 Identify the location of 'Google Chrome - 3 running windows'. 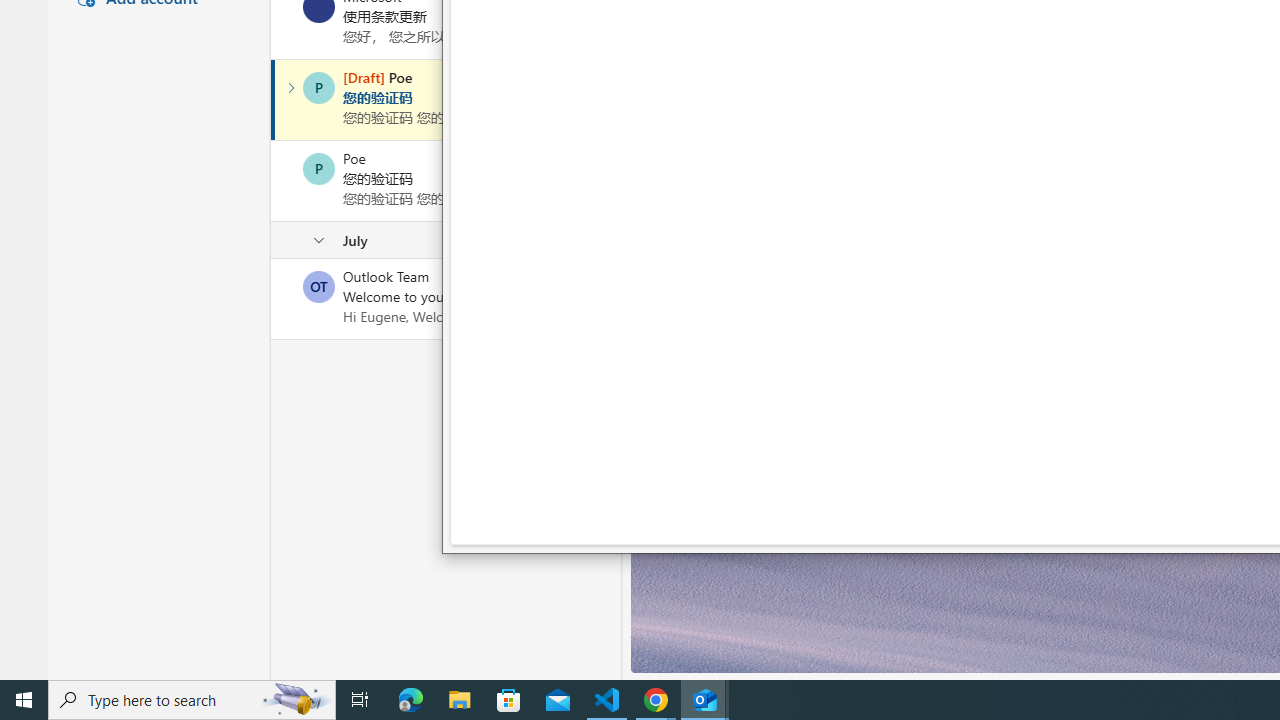
(656, 698).